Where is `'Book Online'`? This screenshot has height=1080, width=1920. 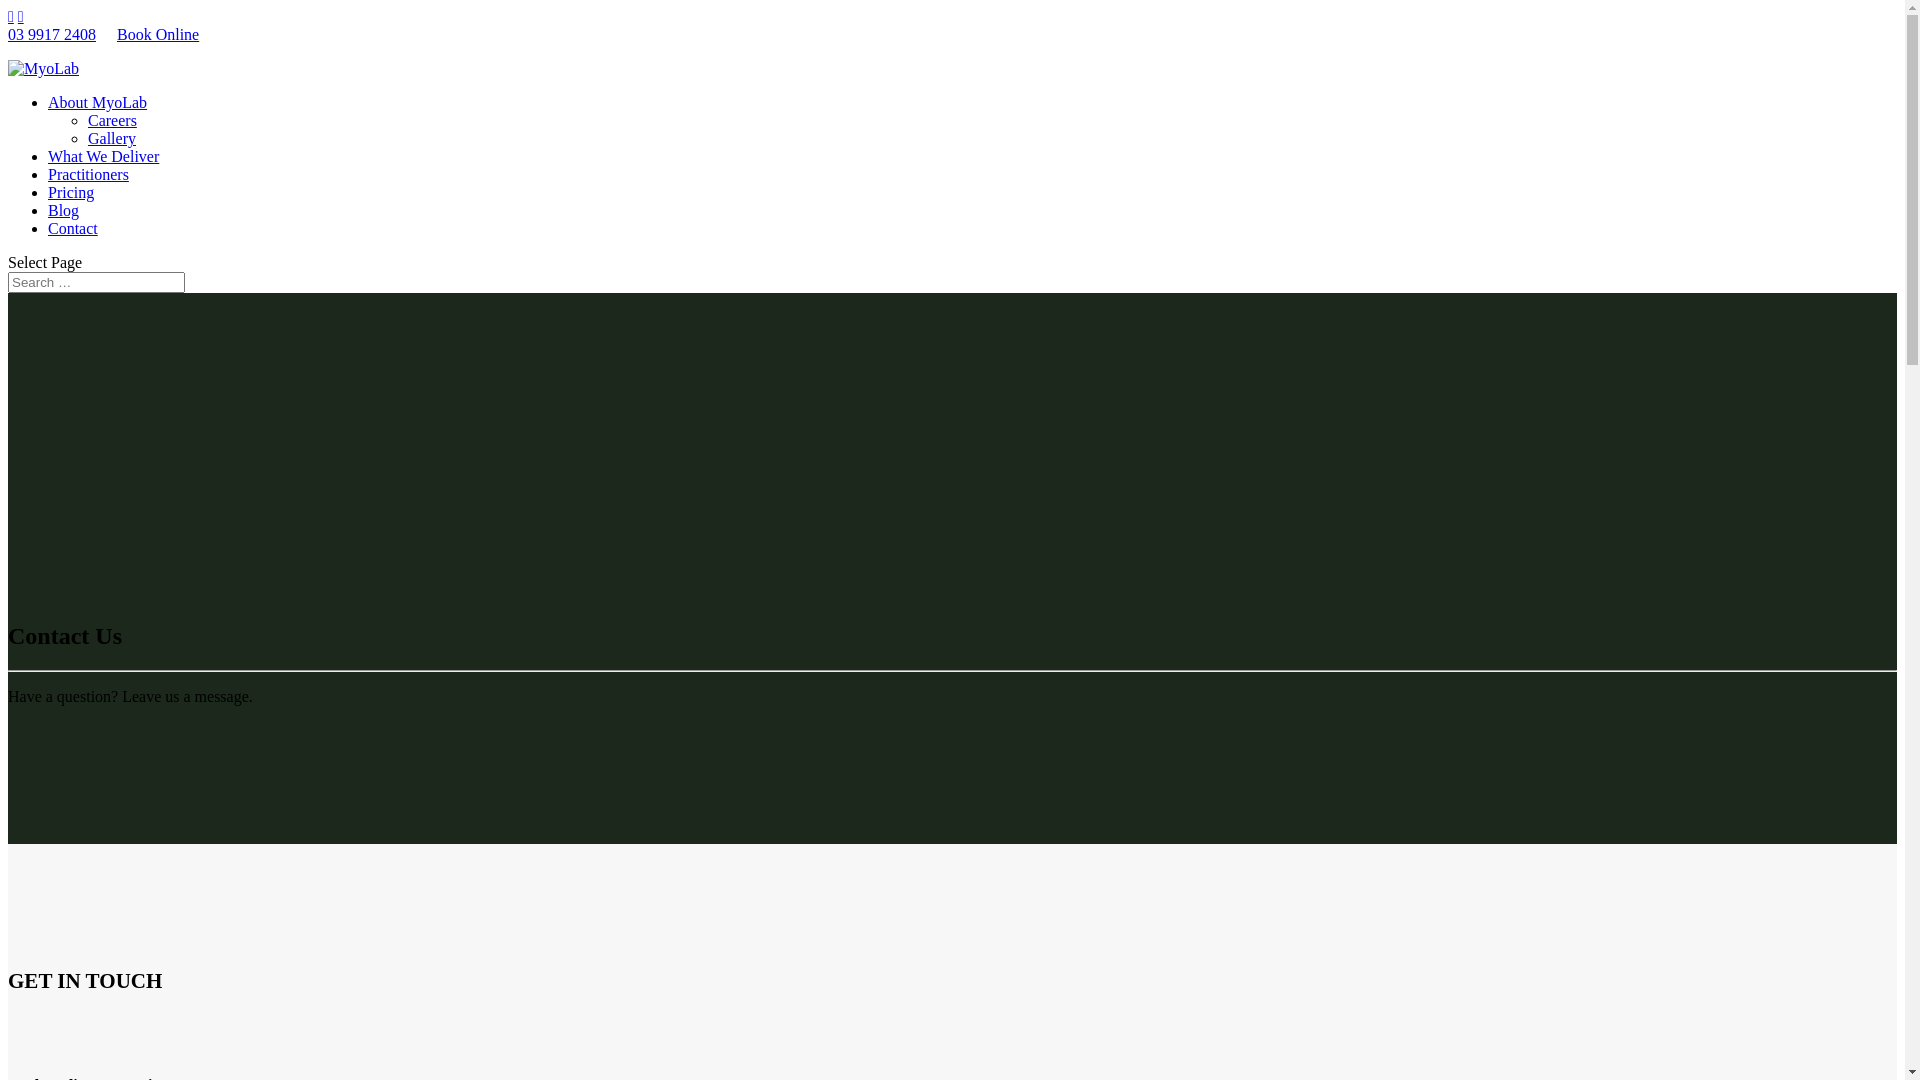 'Book Online' is located at coordinates (157, 34).